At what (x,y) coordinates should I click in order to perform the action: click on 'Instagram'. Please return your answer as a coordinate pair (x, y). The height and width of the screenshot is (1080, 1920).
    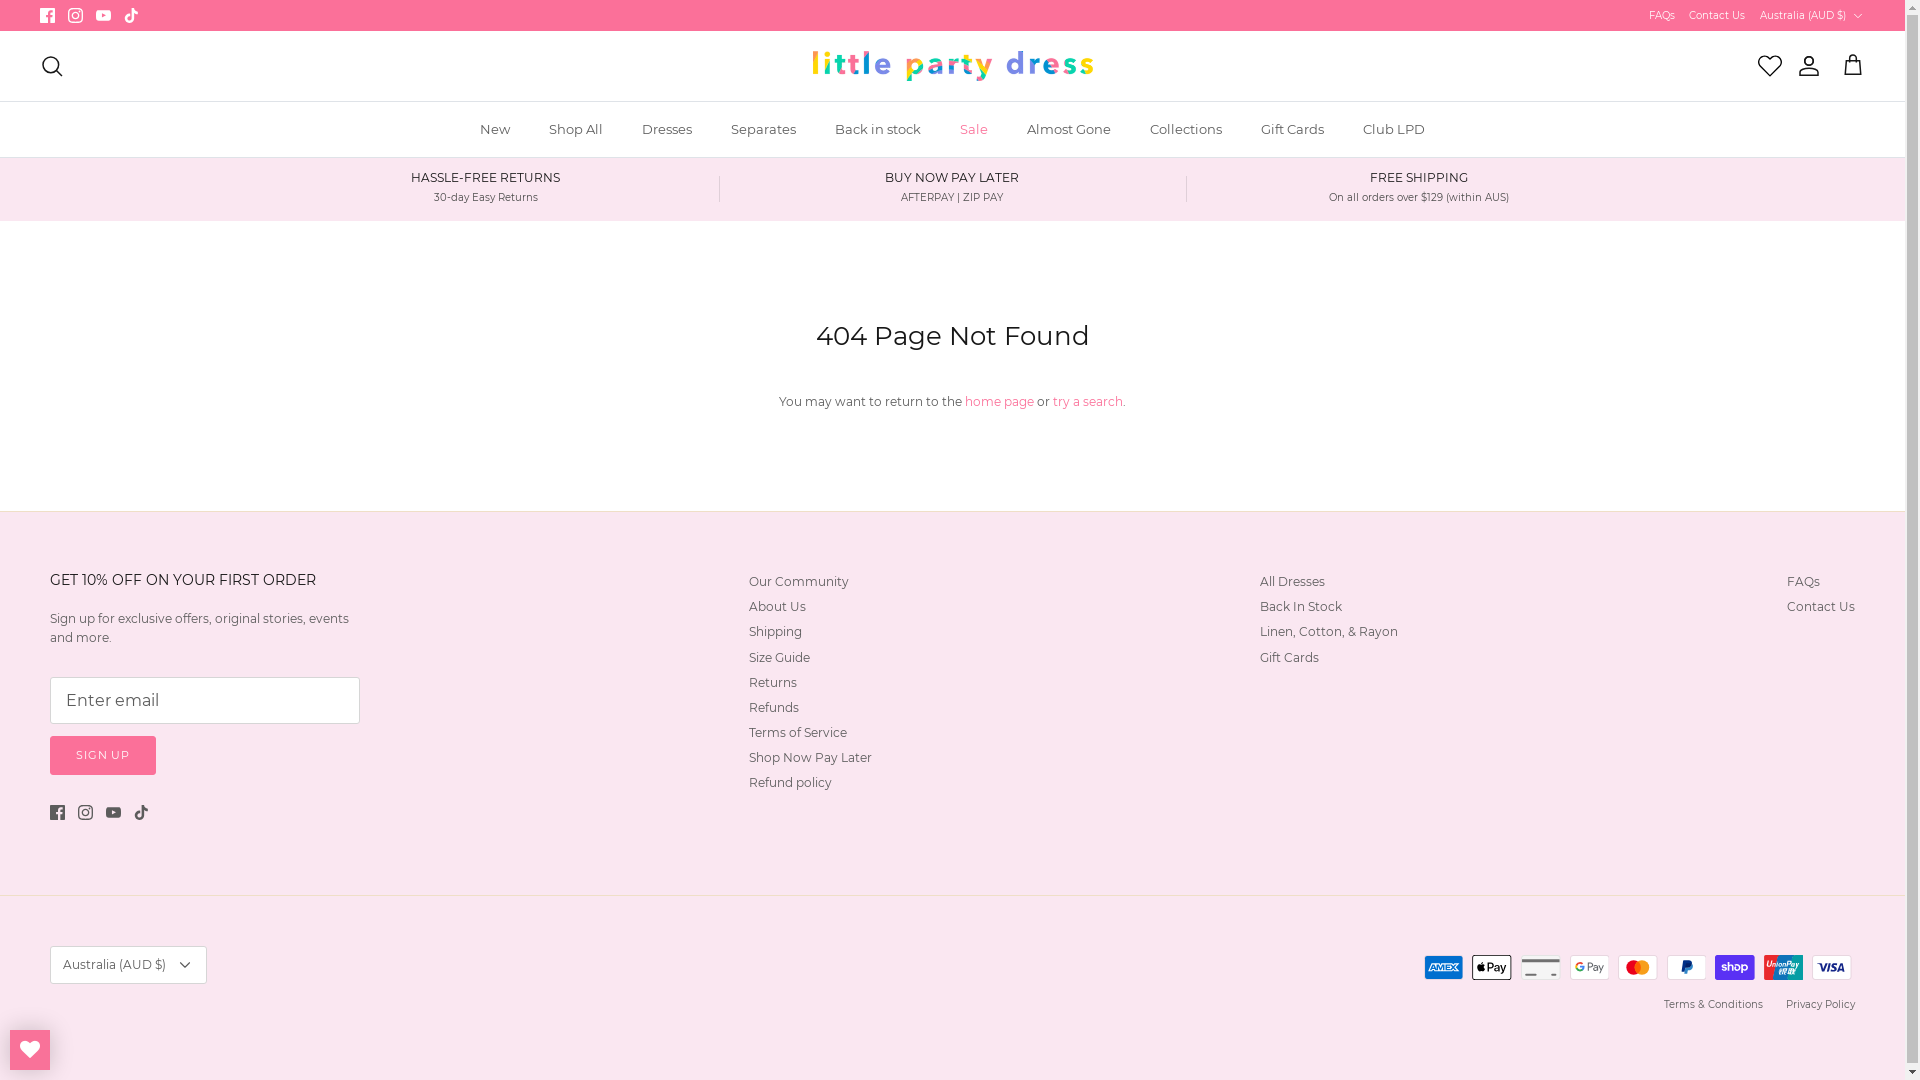
    Looking at the image, I should click on (75, 15).